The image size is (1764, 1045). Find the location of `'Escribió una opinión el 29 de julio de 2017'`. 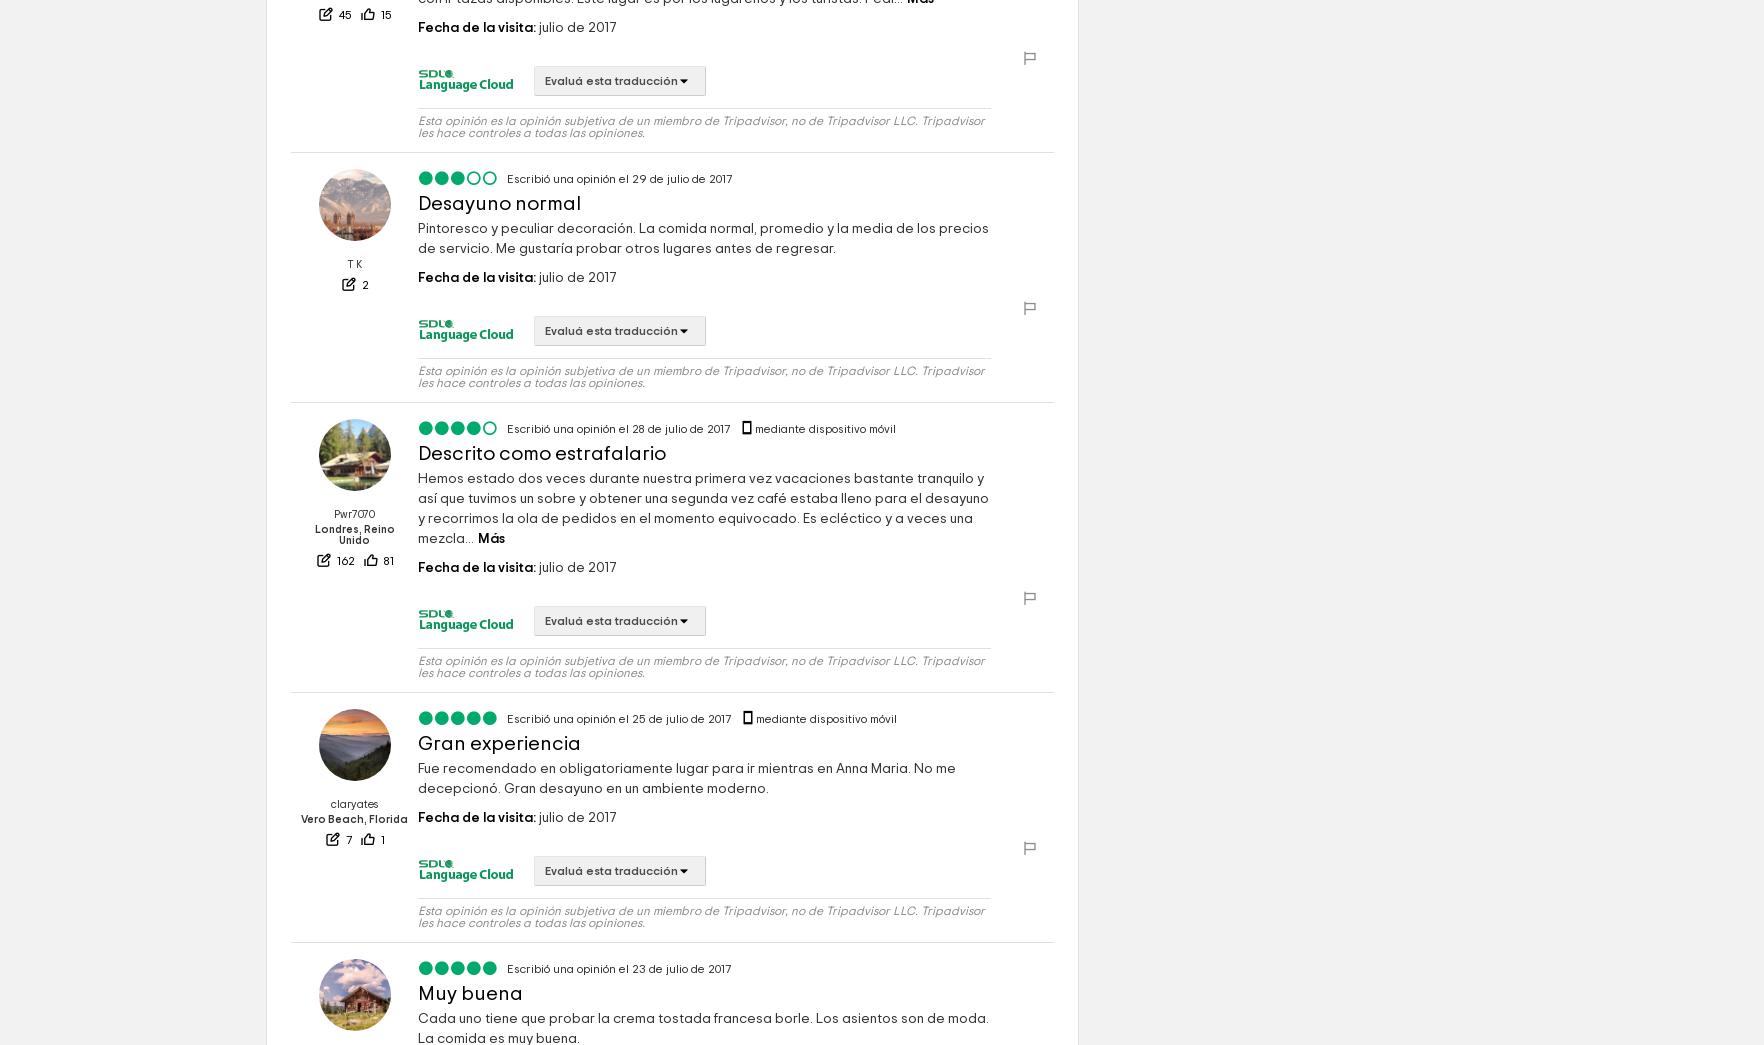

'Escribió una opinión el 29 de julio de 2017' is located at coordinates (619, 179).